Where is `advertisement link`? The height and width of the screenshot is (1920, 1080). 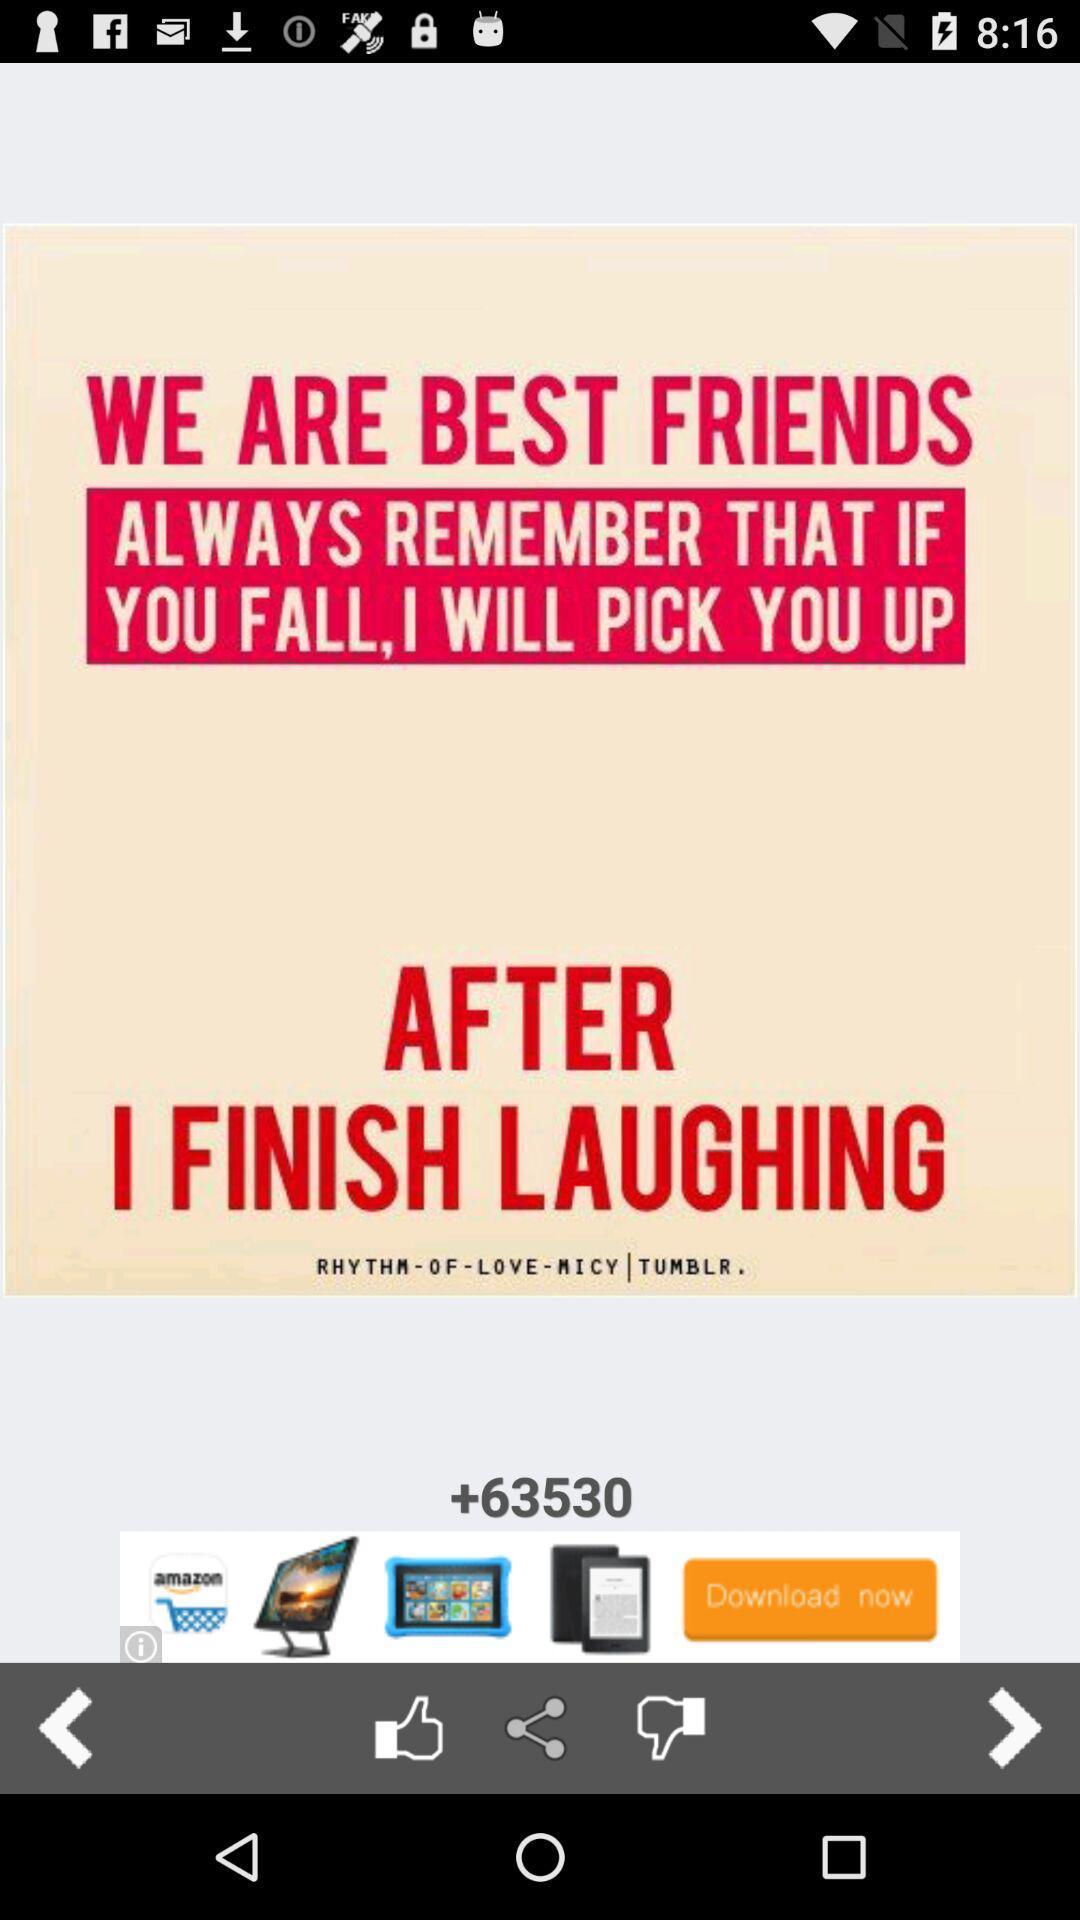
advertisement link is located at coordinates (540, 1596).